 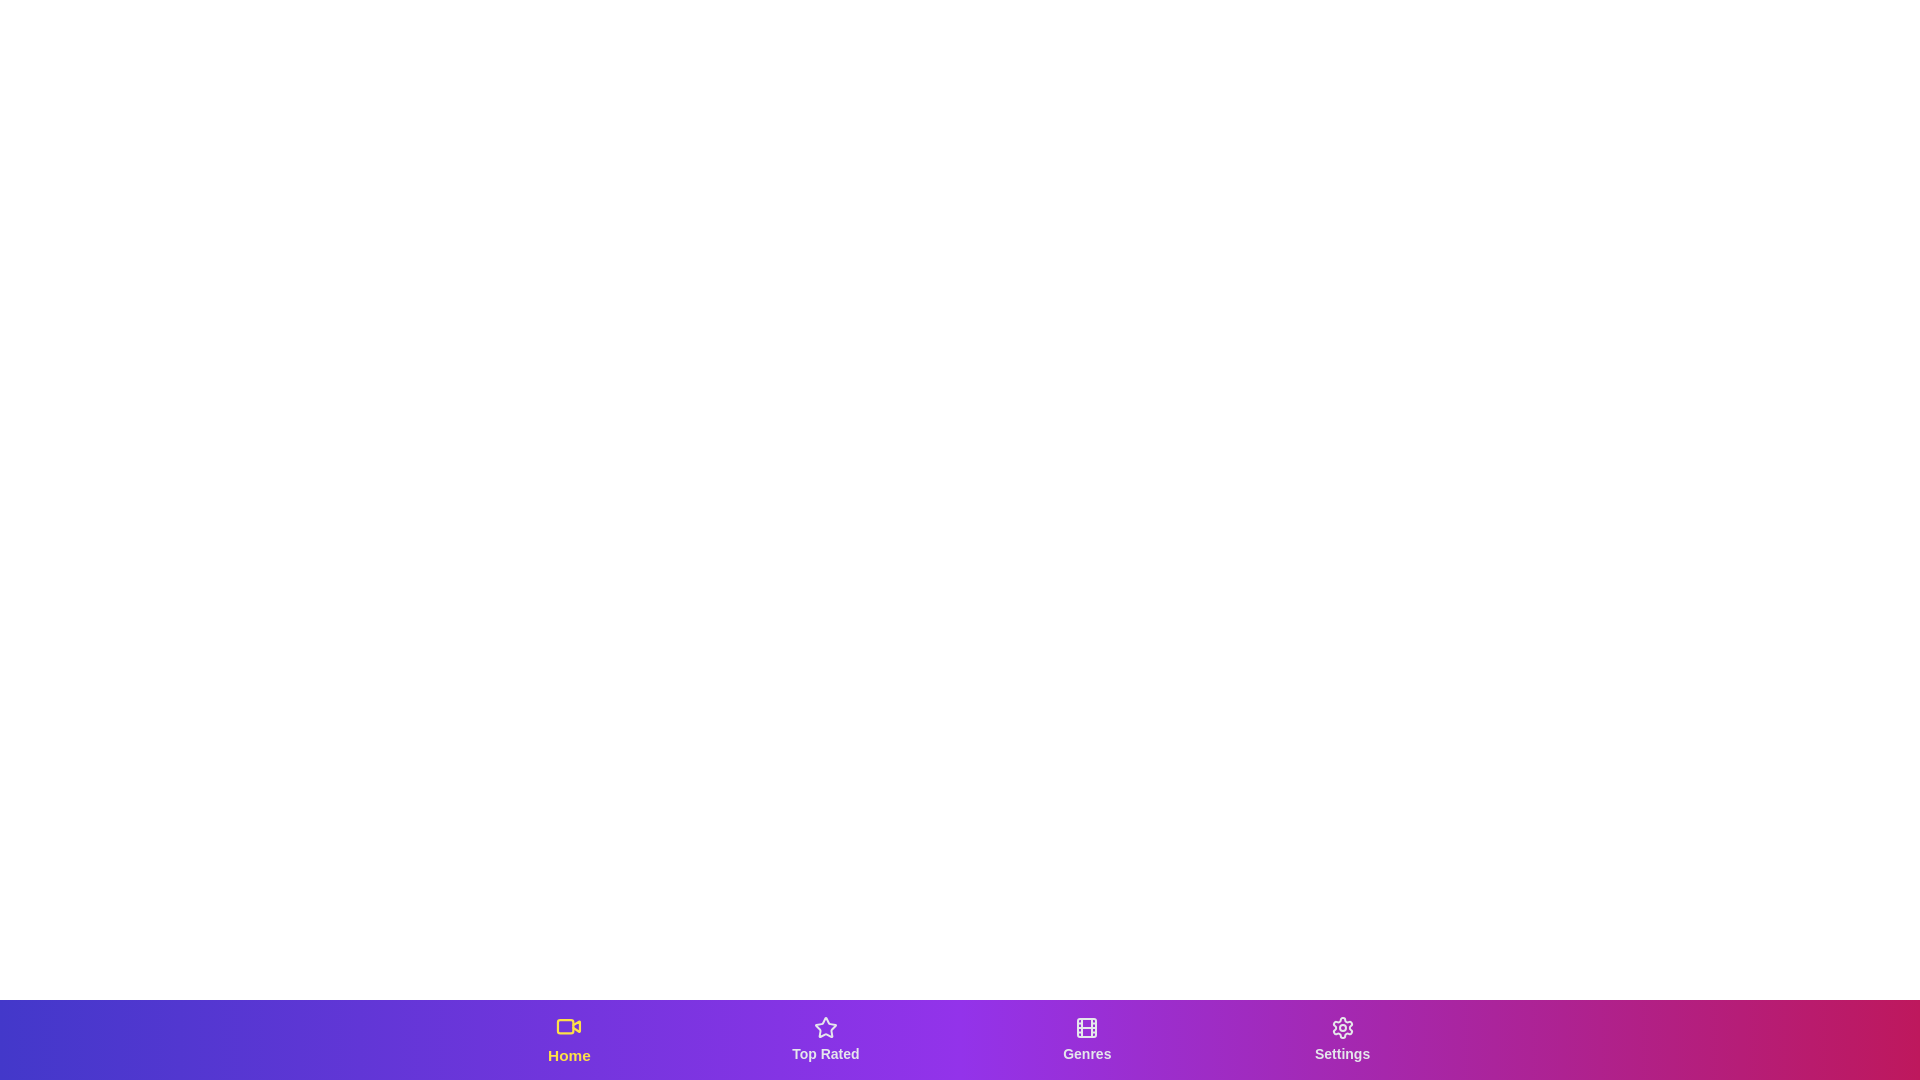 I want to click on the Settings tab from the navigation bar, so click(x=1342, y=1039).